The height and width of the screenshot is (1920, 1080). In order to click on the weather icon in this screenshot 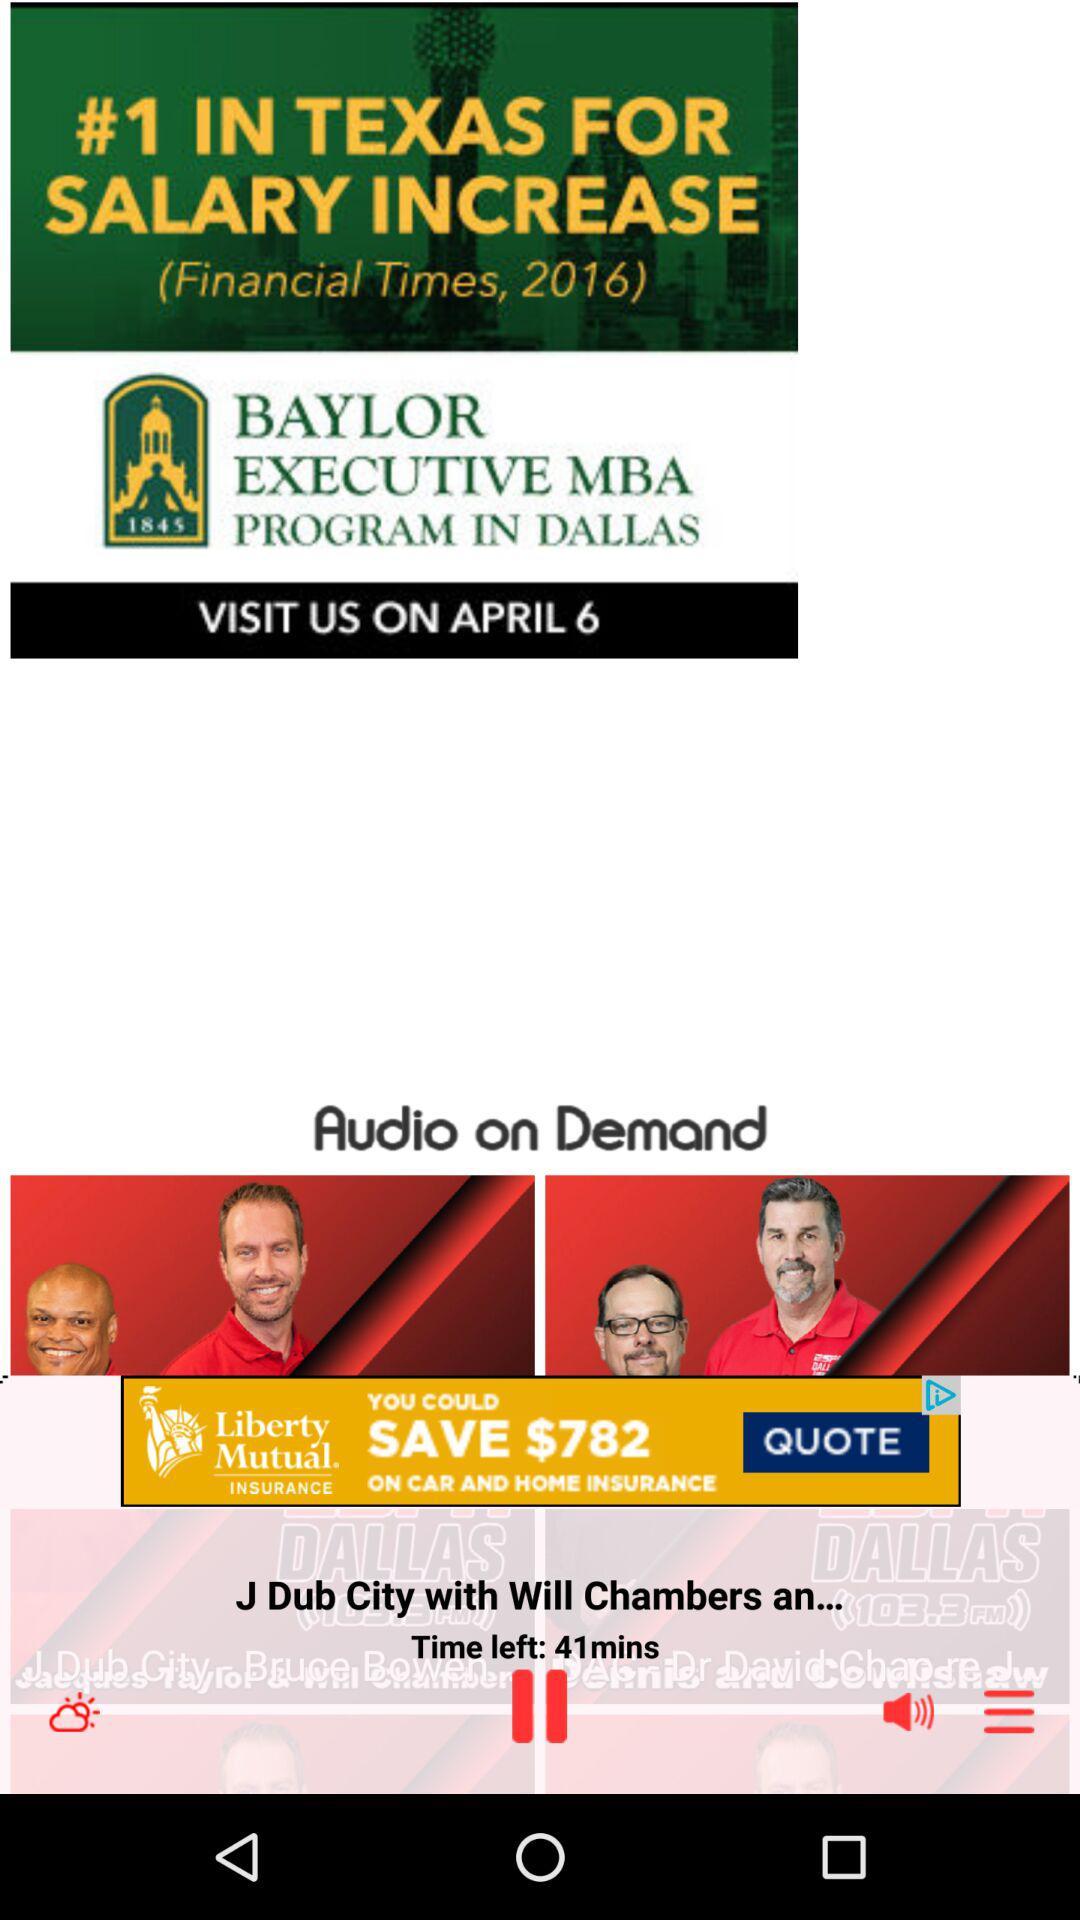, I will do `click(73, 1832)`.